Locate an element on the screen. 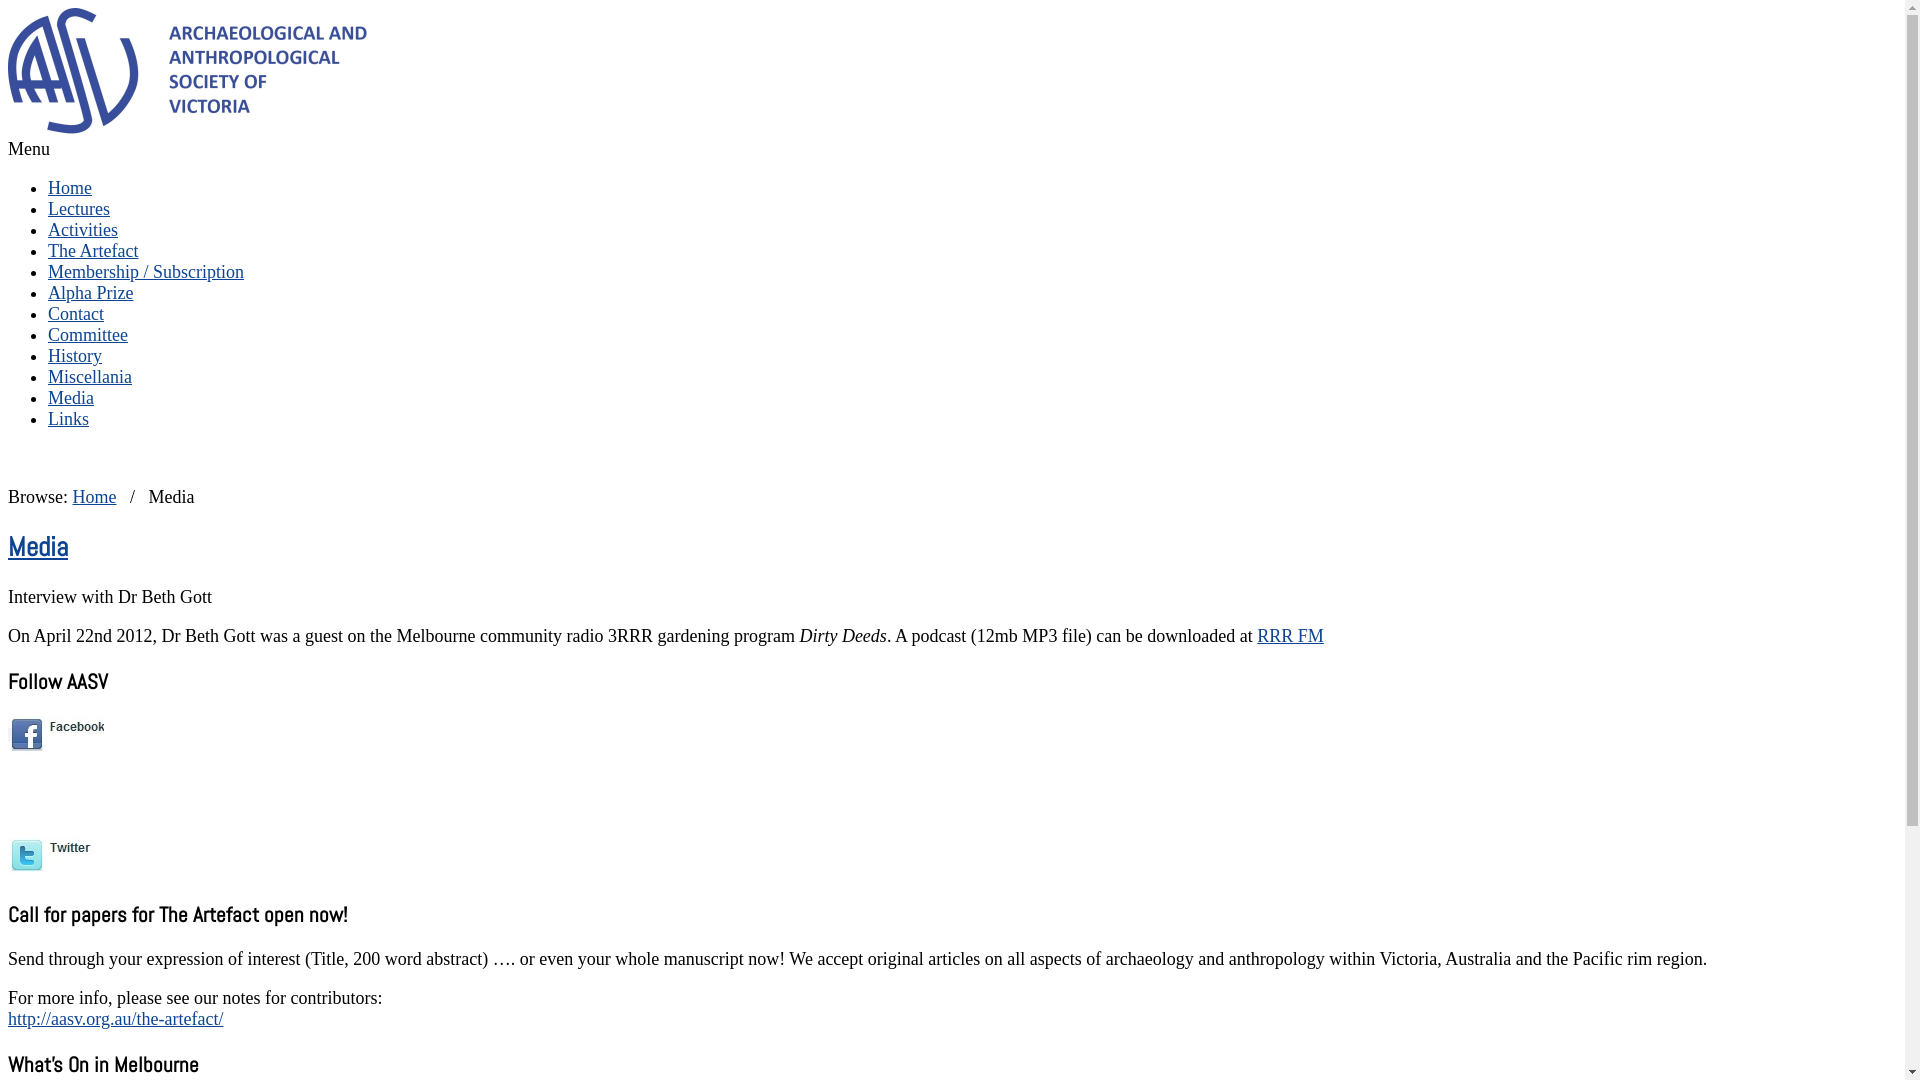 This screenshot has width=1920, height=1080. 'RRR FM' is located at coordinates (1256, 636).